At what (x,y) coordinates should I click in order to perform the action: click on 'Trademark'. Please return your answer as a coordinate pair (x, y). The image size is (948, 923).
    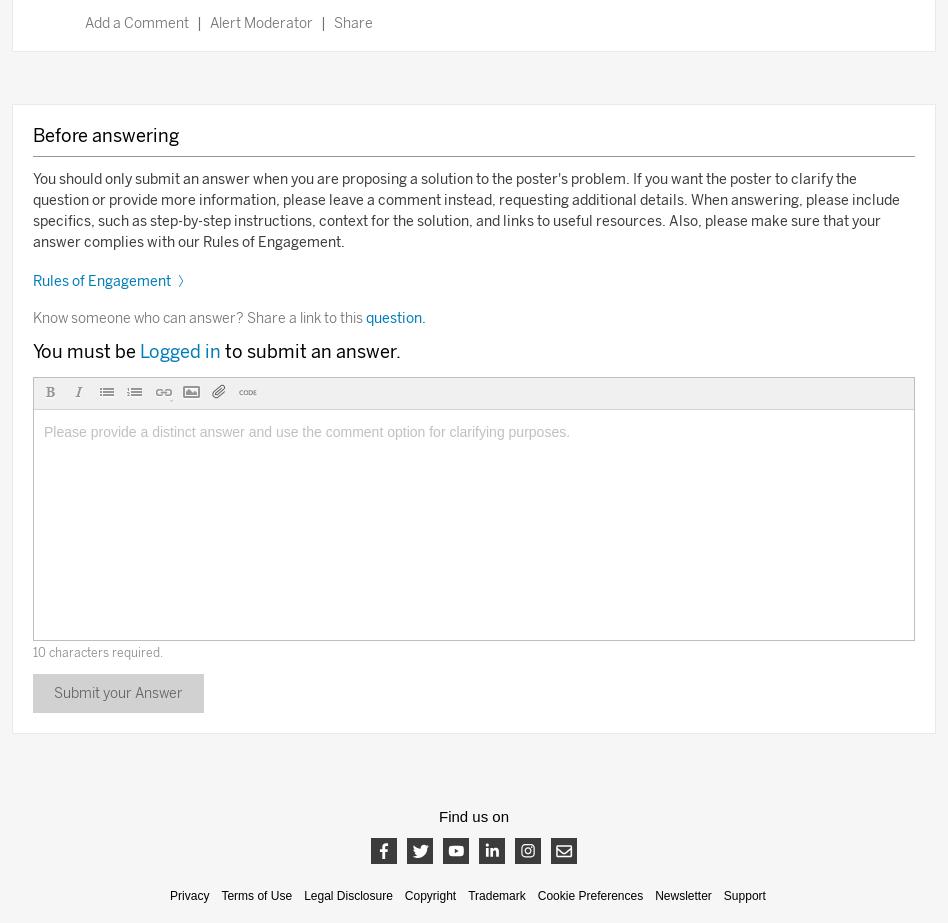
    Looking at the image, I should click on (496, 894).